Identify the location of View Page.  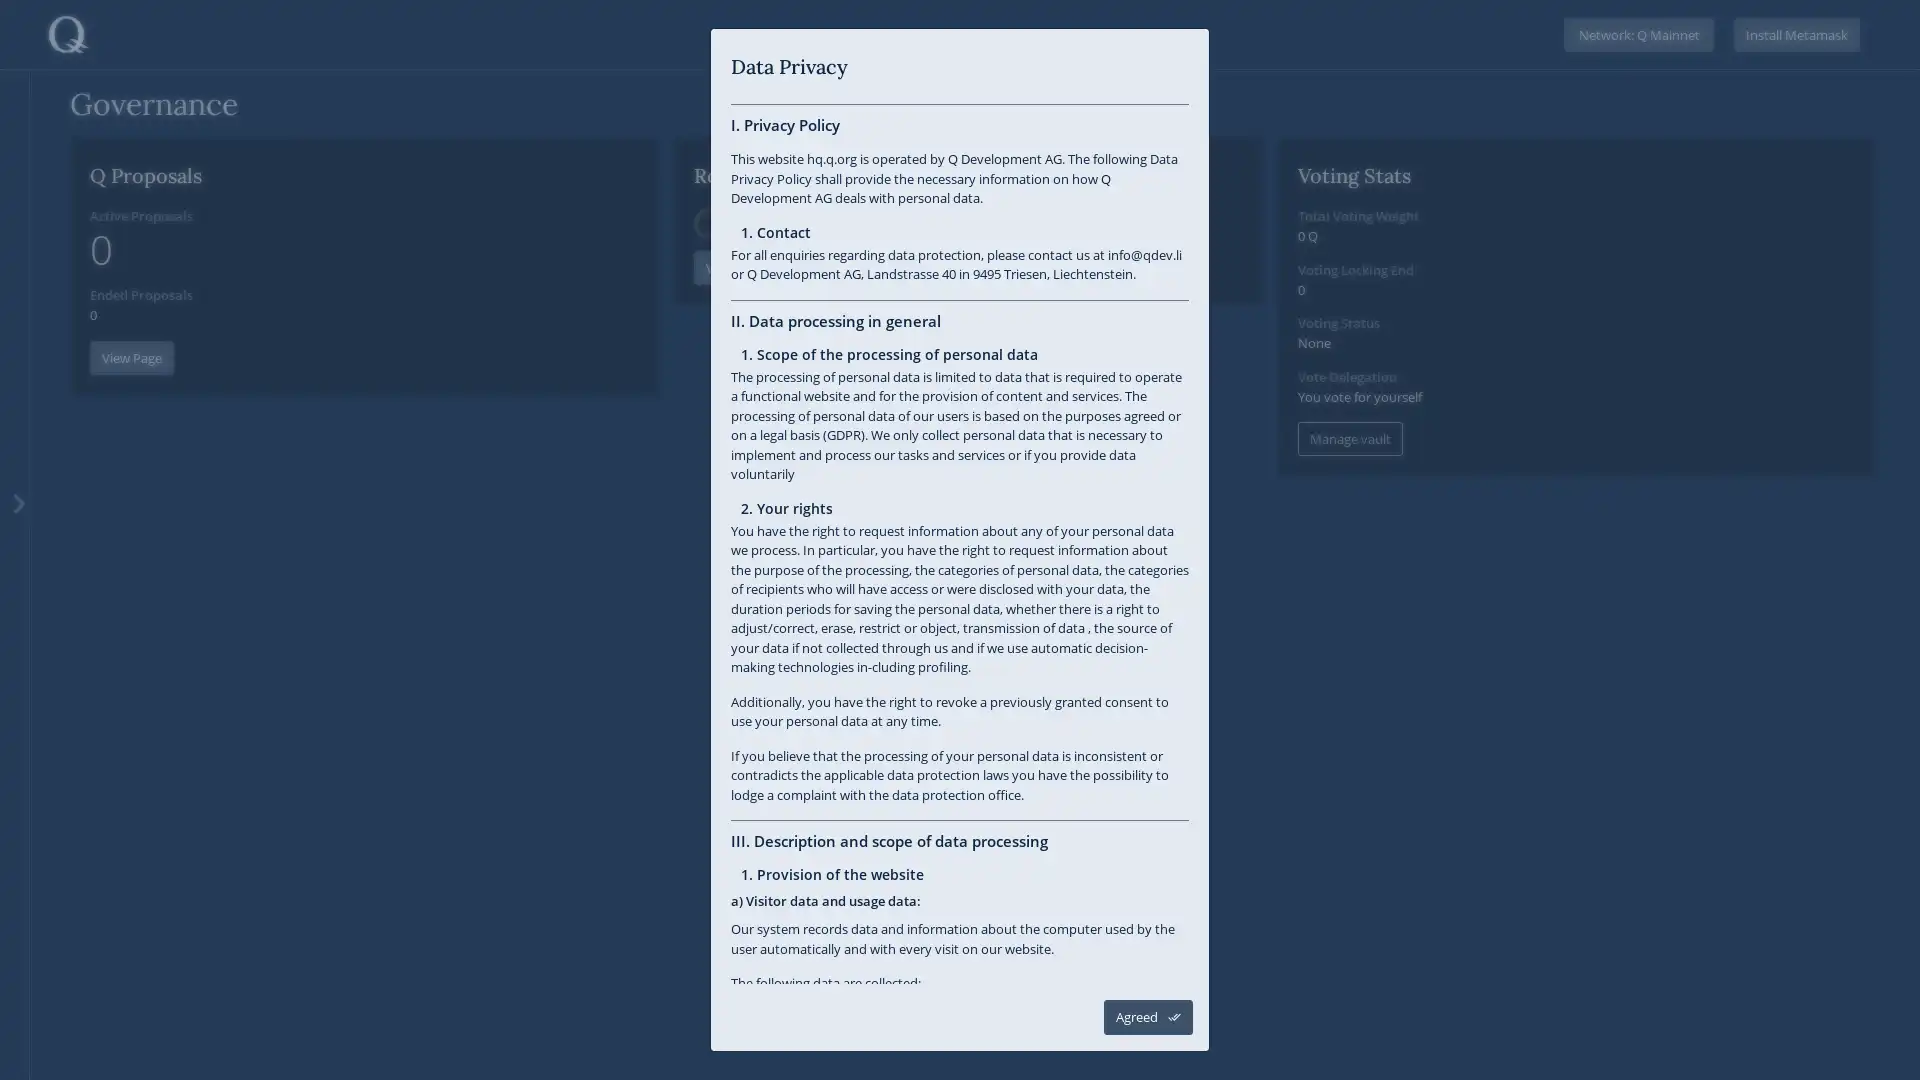
(131, 356).